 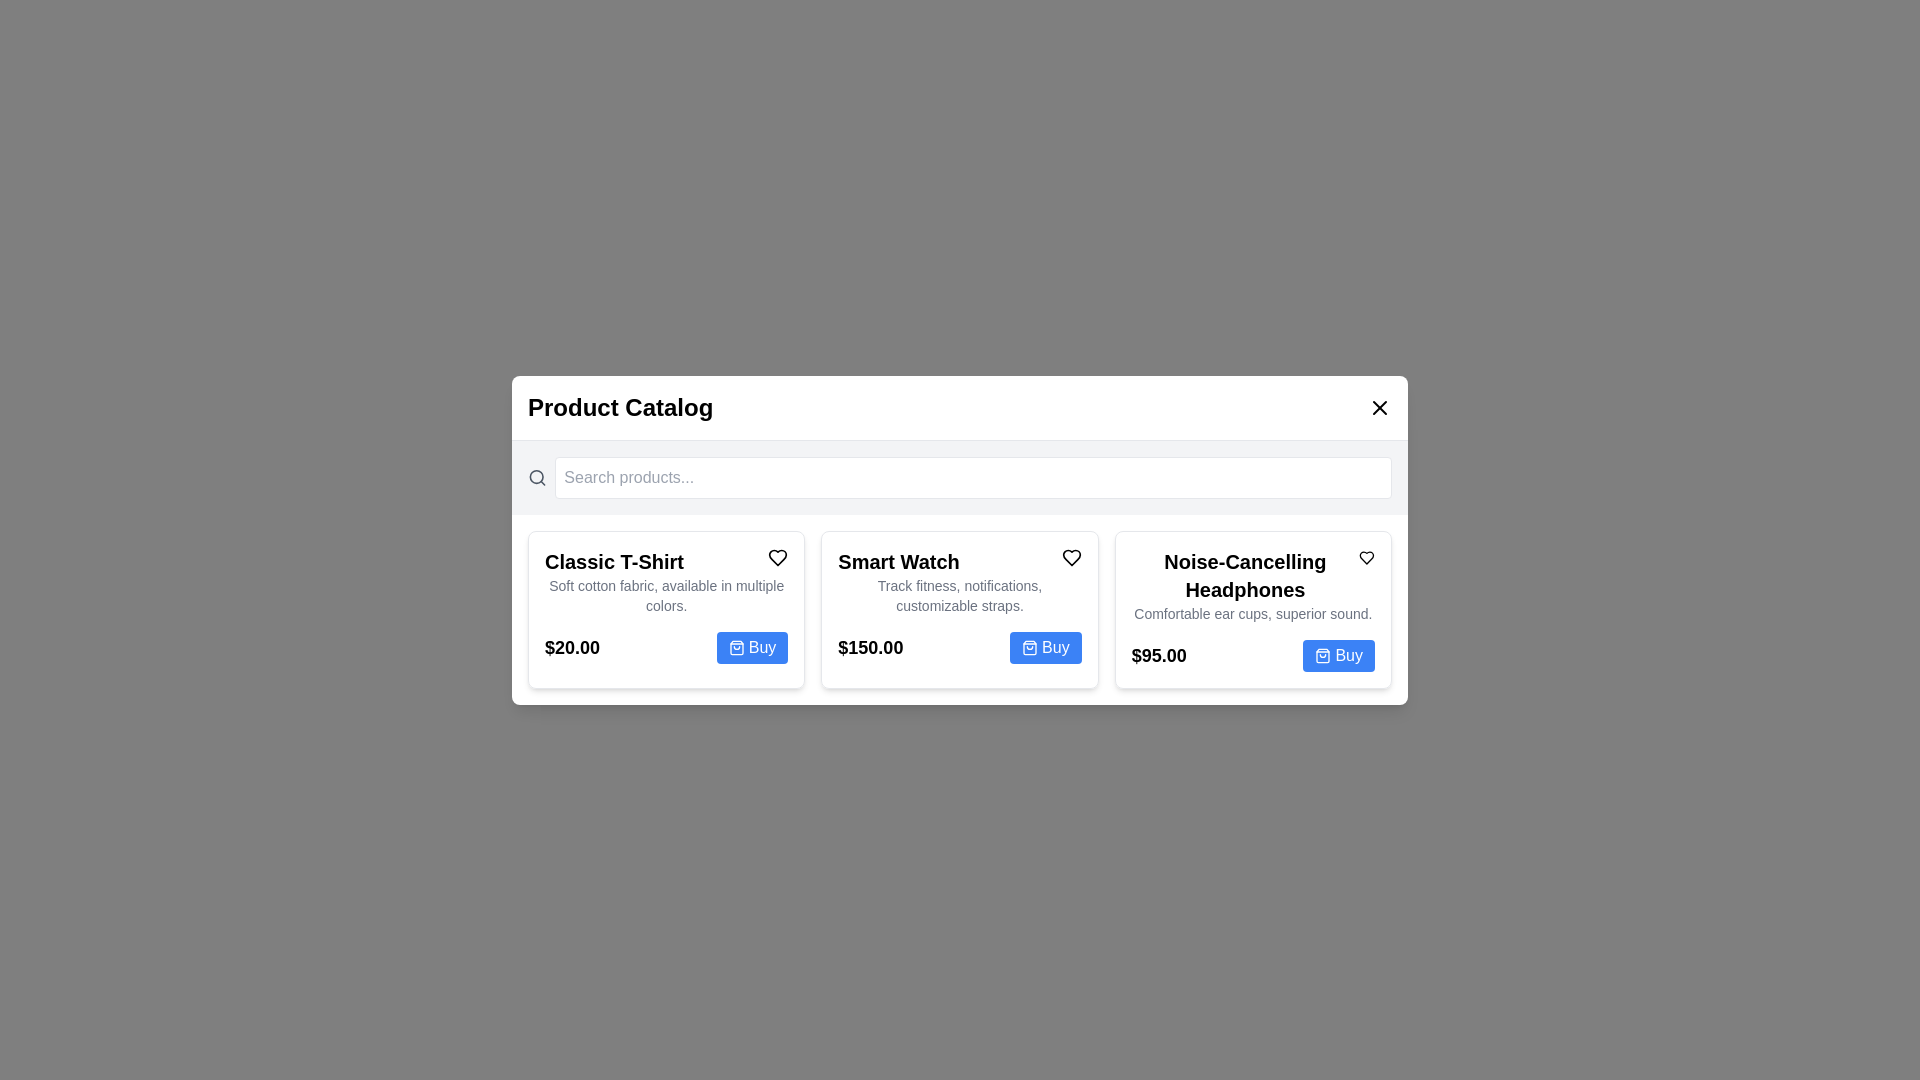 What do you see at coordinates (1379, 406) in the screenshot?
I see `the close button to close the modal` at bounding box center [1379, 406].